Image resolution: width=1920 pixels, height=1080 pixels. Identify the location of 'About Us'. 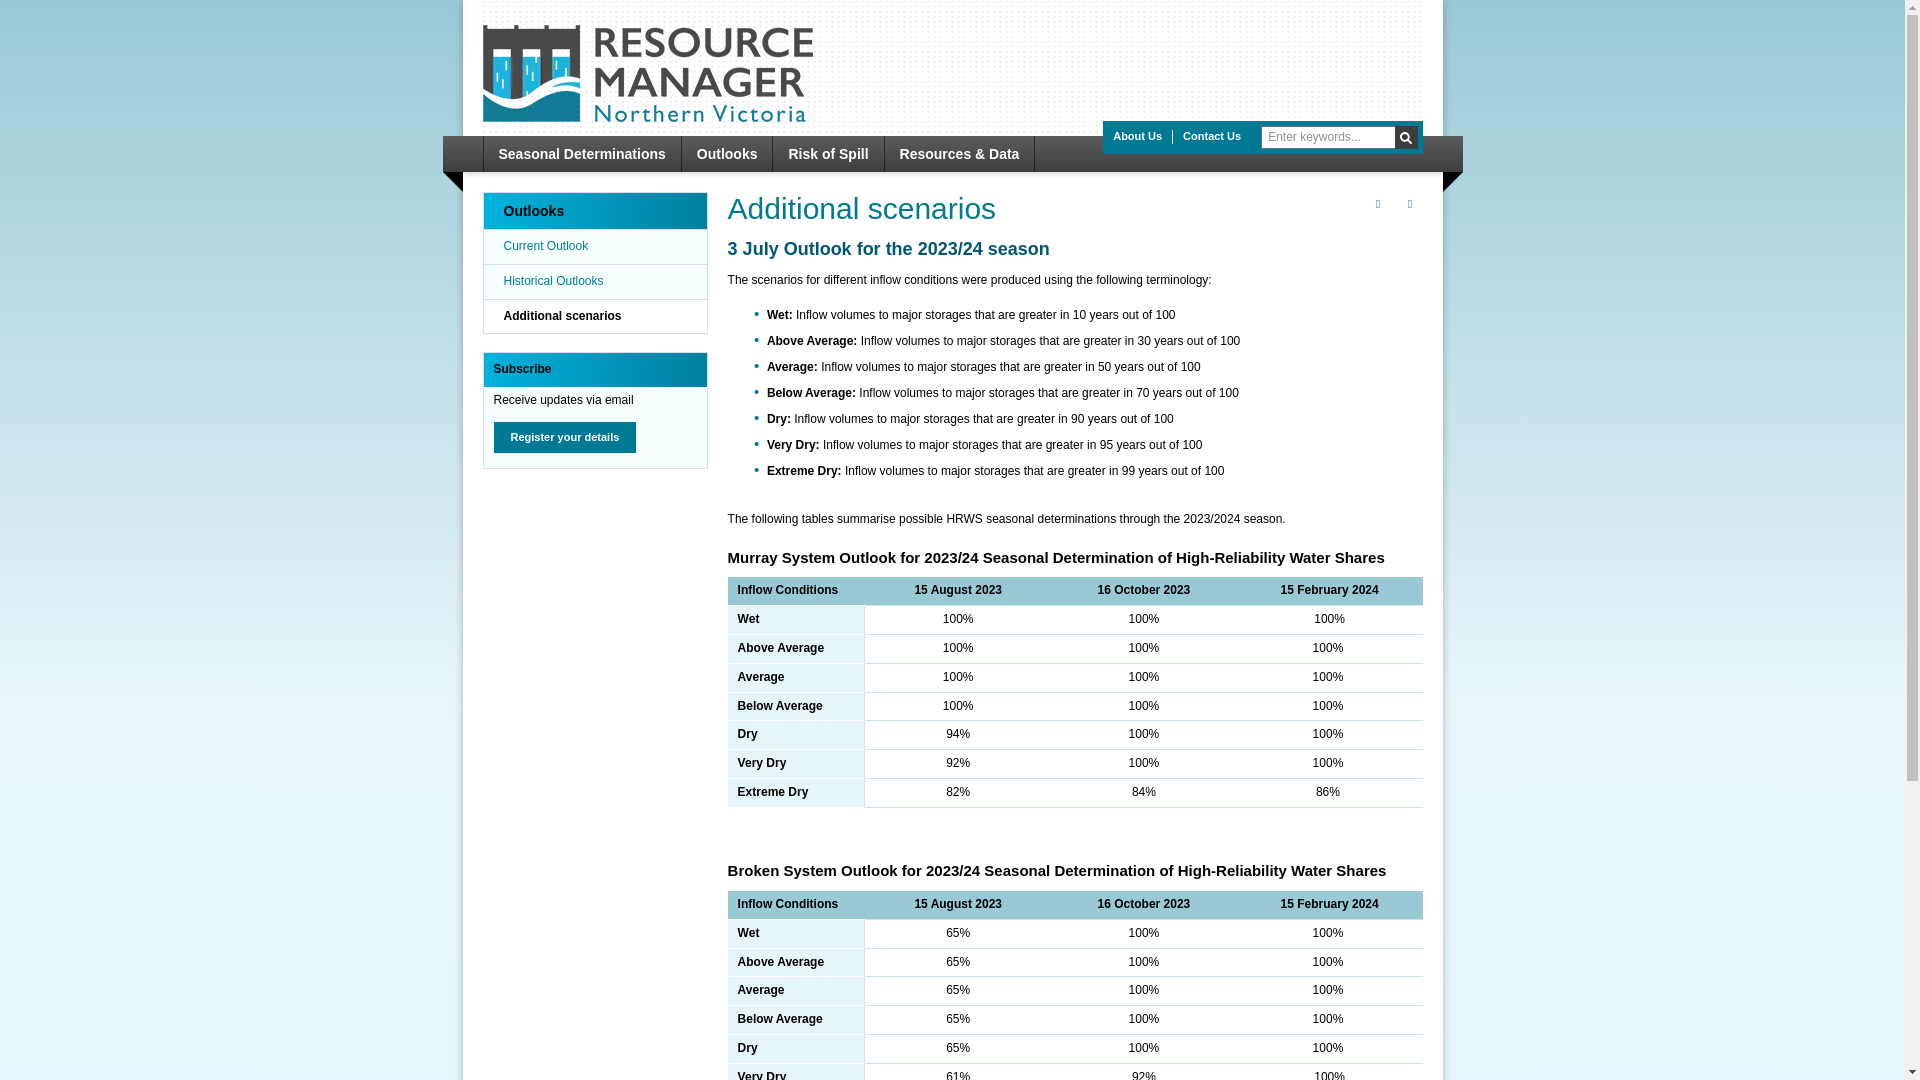
(1137, 134).